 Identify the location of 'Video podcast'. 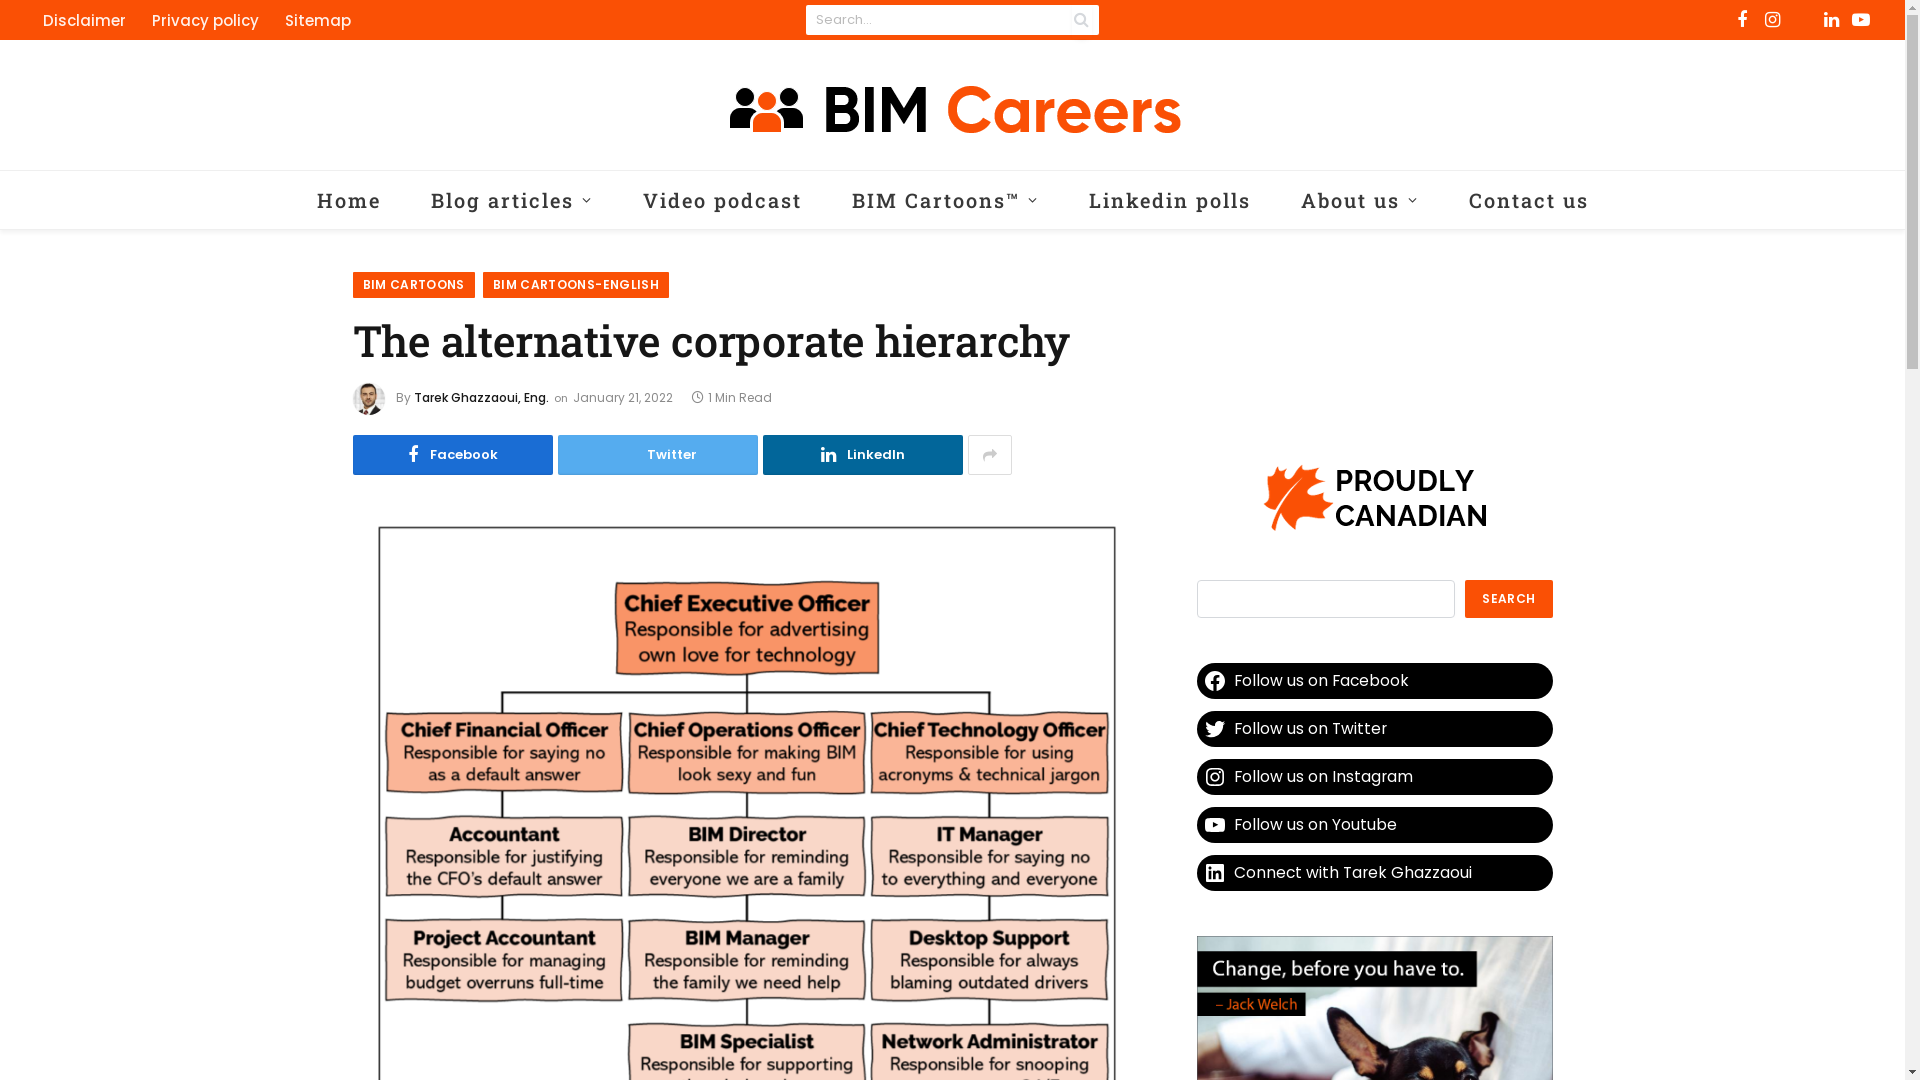
(721, 200).